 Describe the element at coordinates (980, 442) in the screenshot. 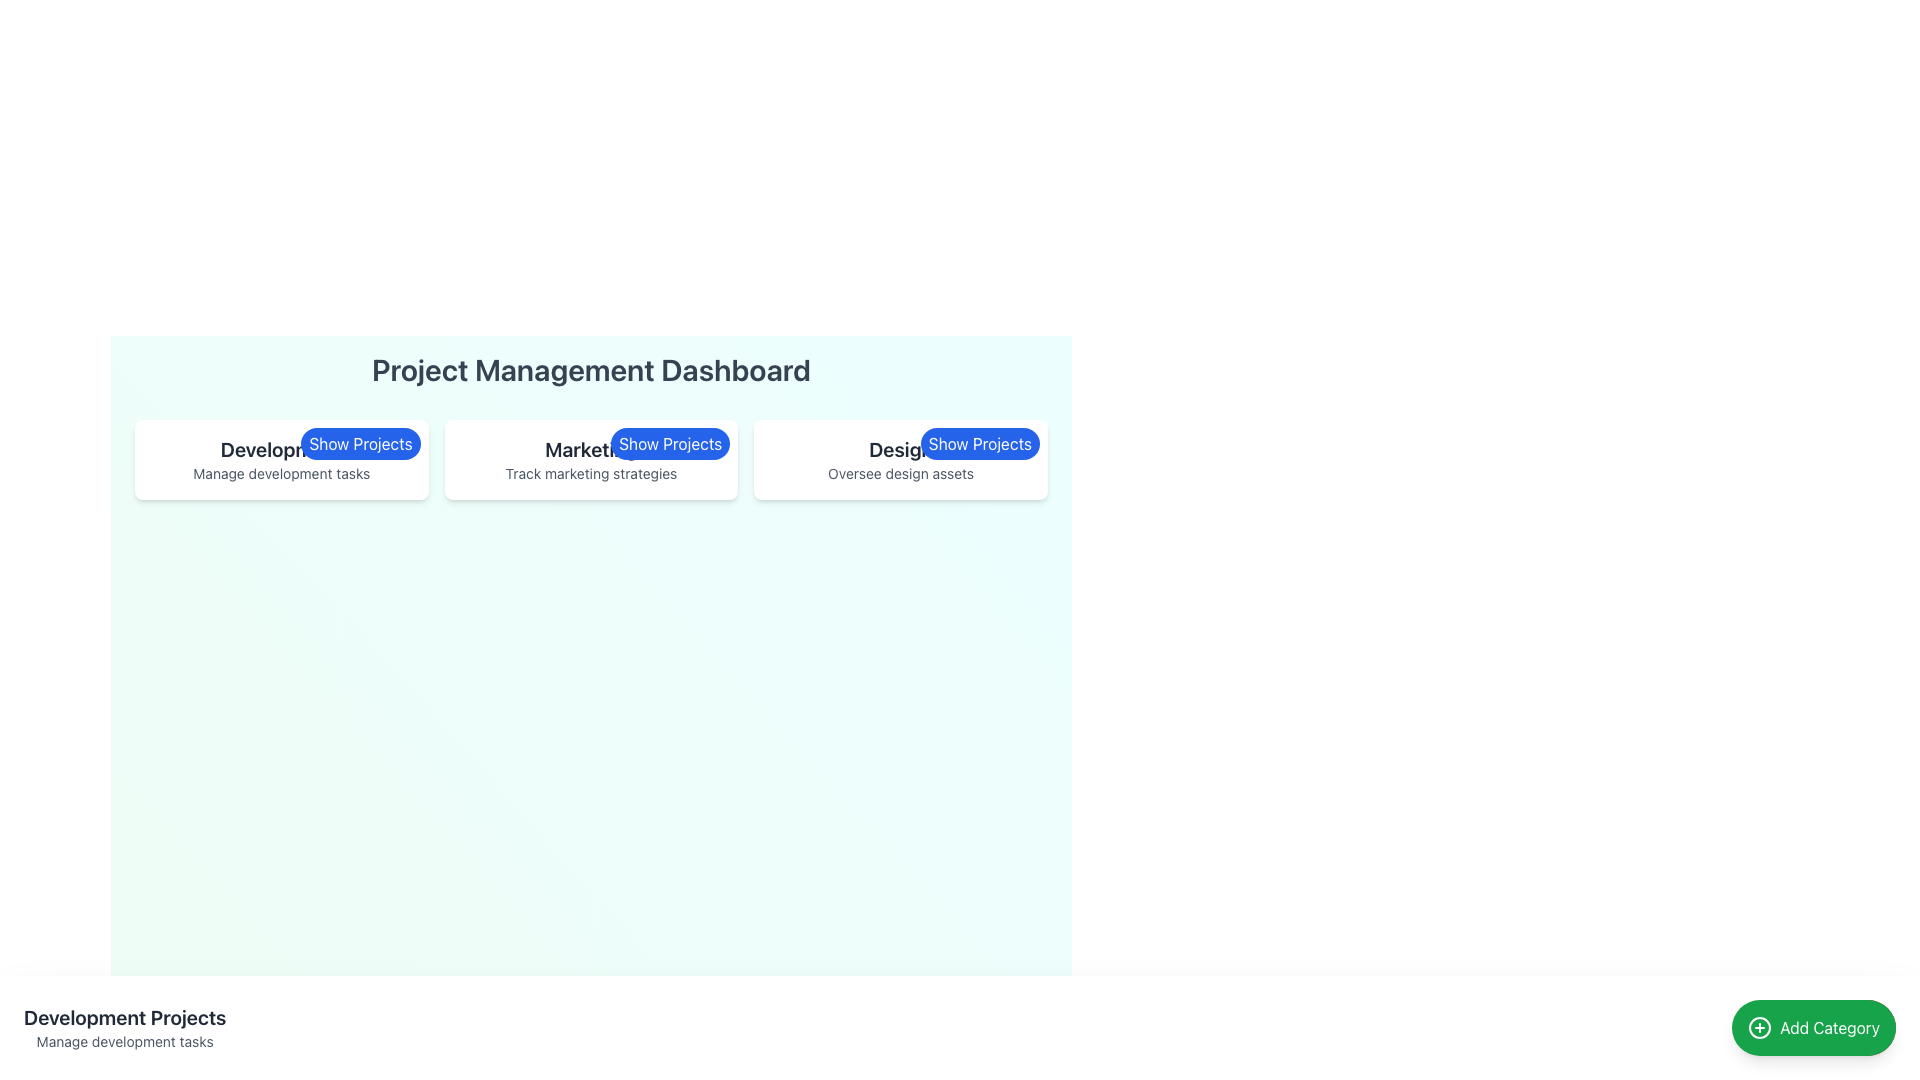

I see `the 'Show Projects' button with a blue background and white text located in the top-right corner of the 'Design' card` at that location.